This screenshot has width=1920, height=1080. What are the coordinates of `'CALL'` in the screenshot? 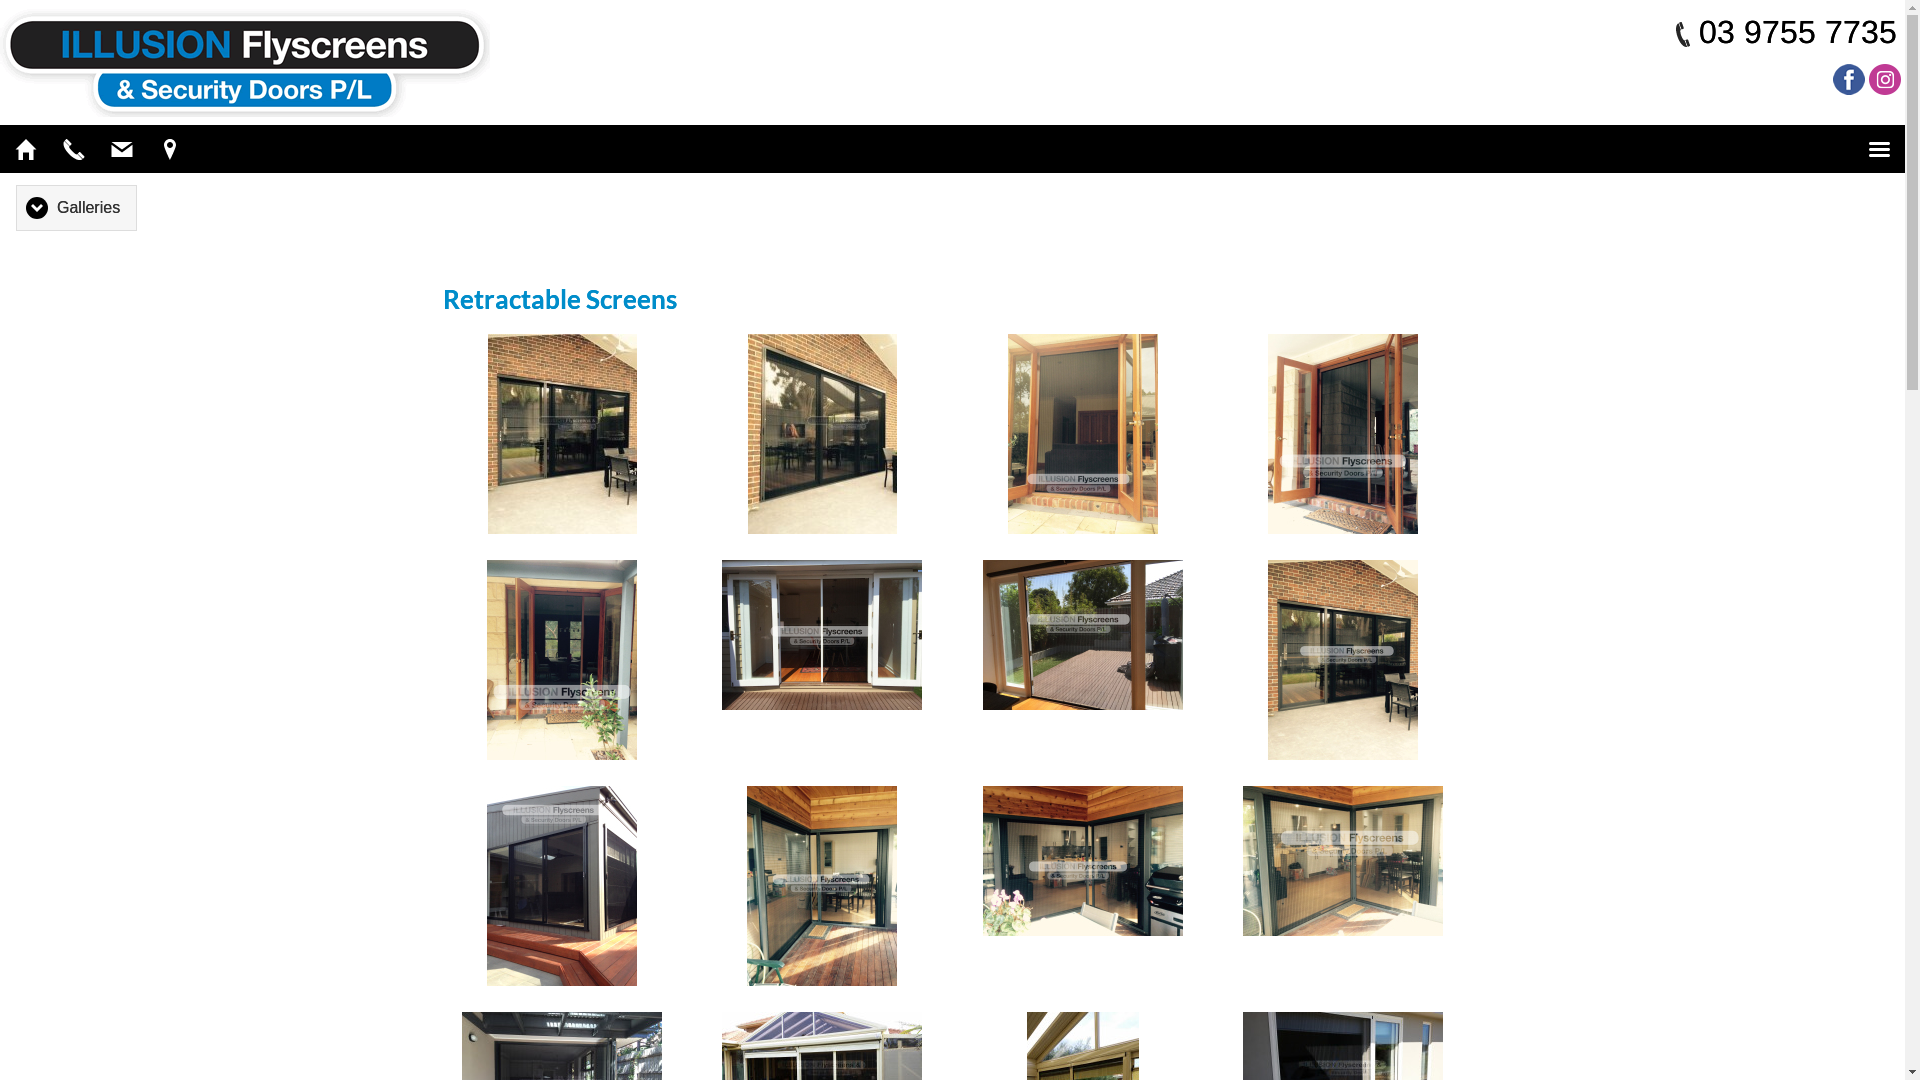 It's located at (73, 148).